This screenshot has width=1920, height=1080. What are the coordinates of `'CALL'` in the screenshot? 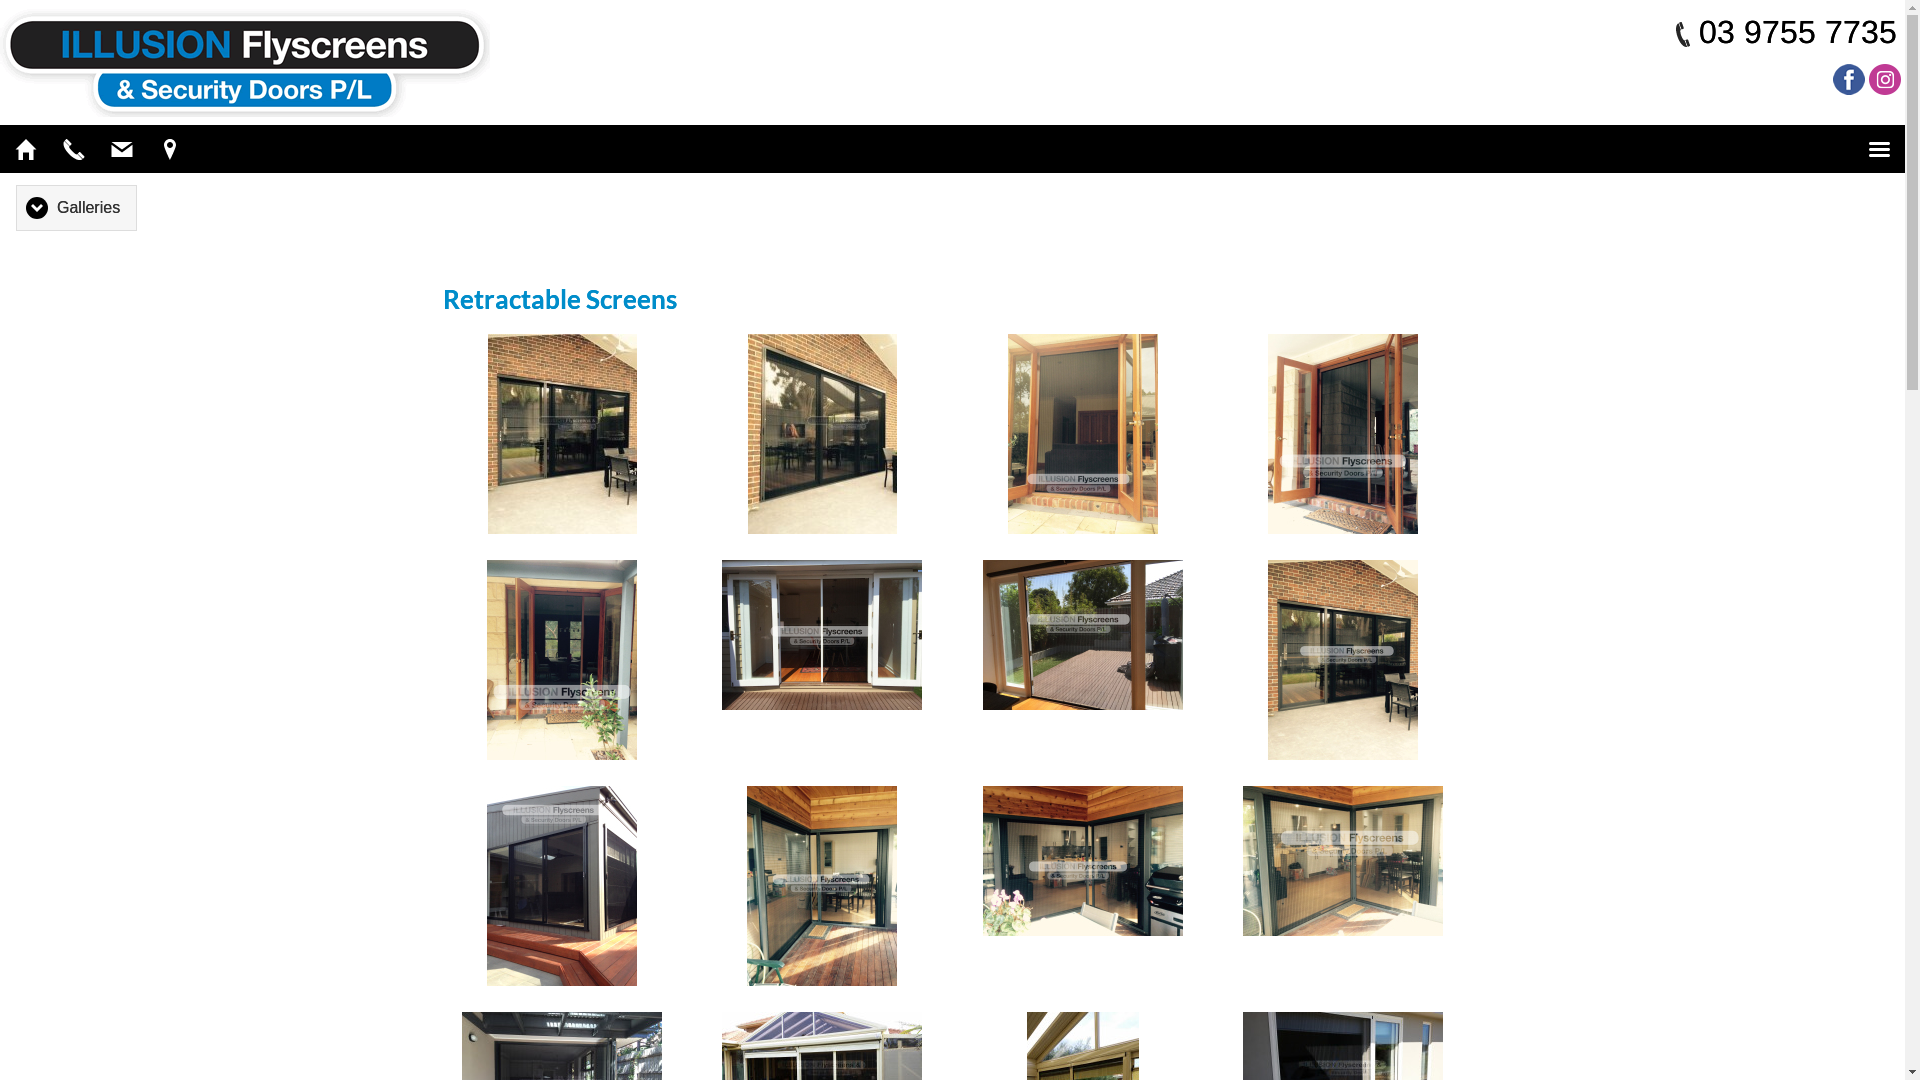 It's located at (73, 148).